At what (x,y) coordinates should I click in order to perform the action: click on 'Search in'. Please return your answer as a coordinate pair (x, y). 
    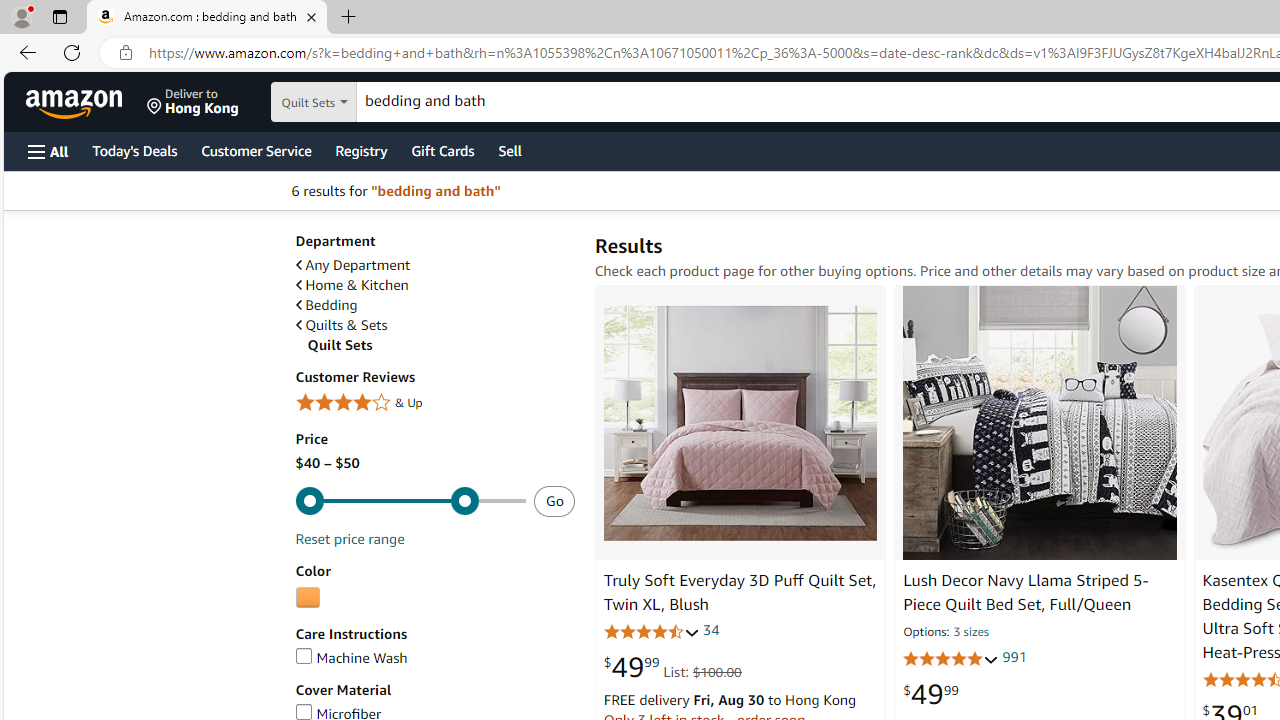
    Looking at the image, I should click on (371, 102).